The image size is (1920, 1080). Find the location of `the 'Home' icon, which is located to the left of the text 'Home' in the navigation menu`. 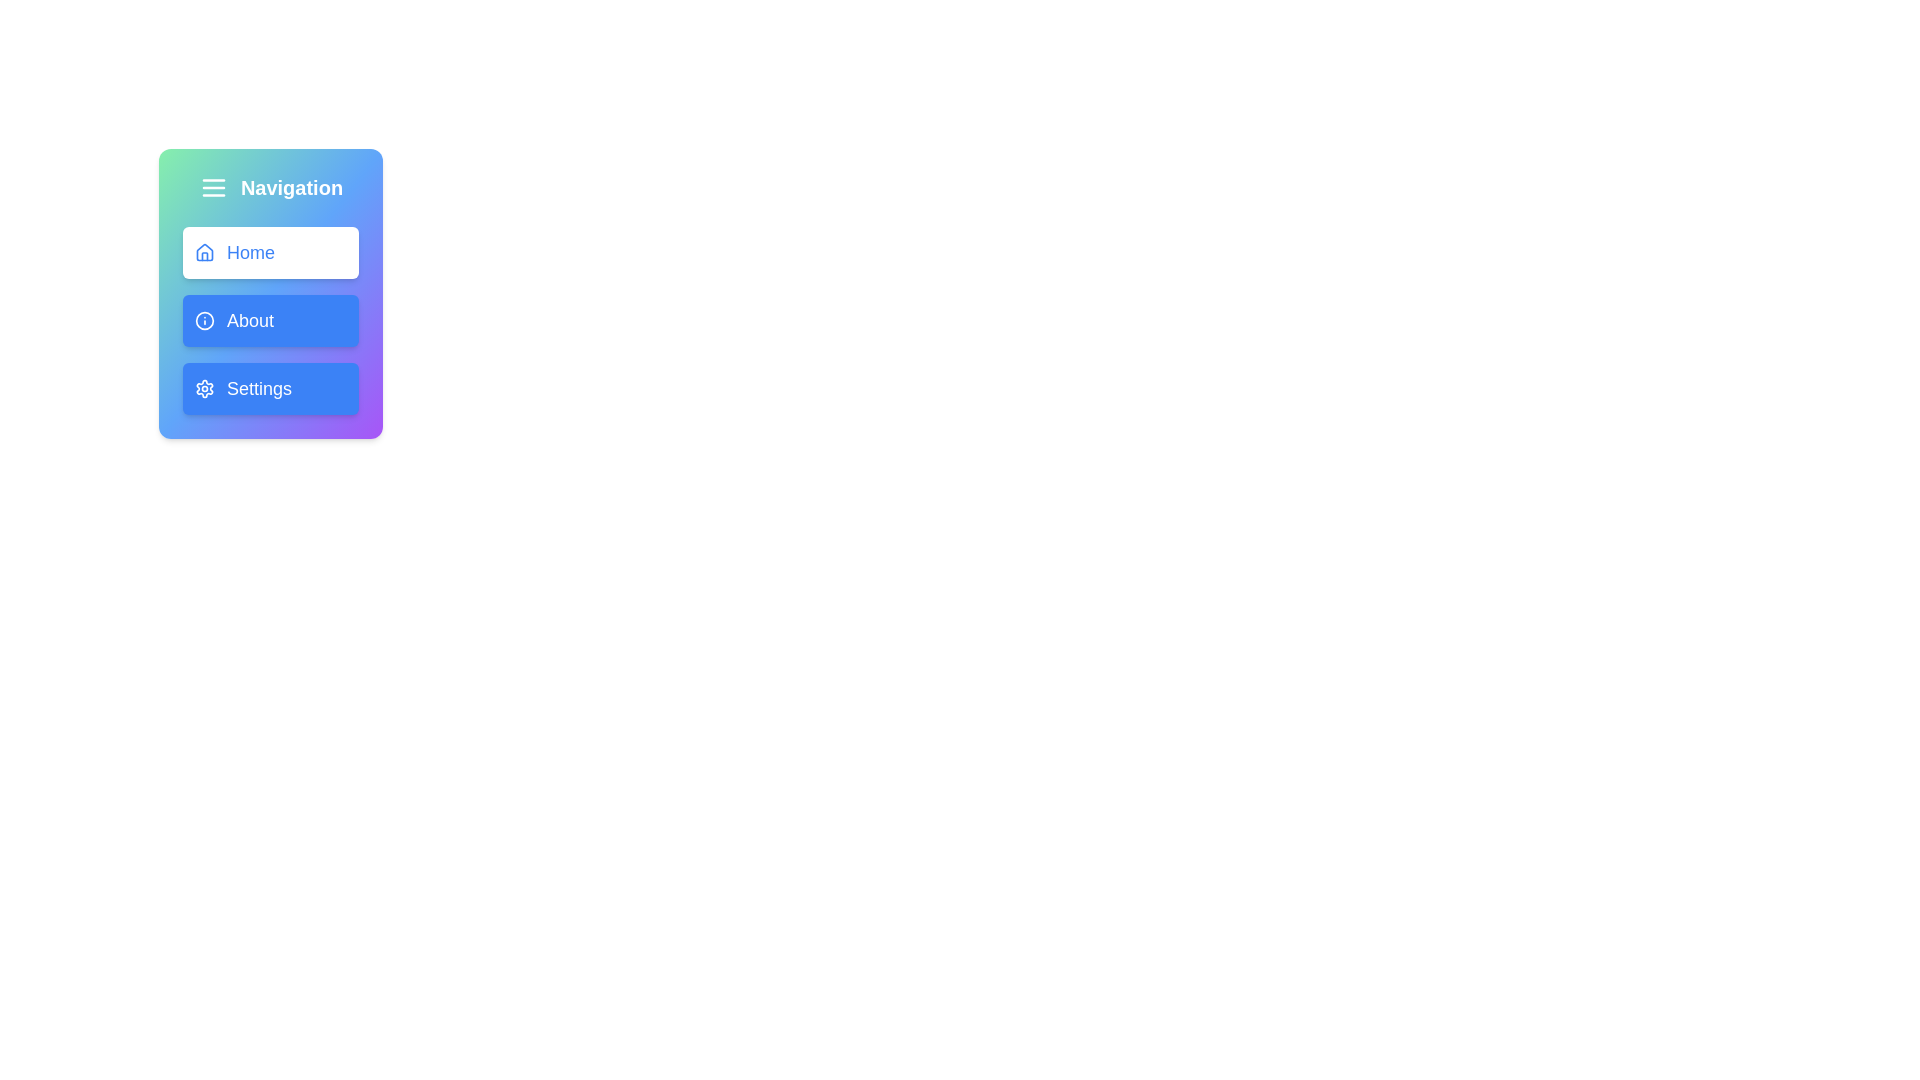

the 'Home' icon, which is located to the left of the text 'Home' in the navigation menu is located at coordinates (205, 252).